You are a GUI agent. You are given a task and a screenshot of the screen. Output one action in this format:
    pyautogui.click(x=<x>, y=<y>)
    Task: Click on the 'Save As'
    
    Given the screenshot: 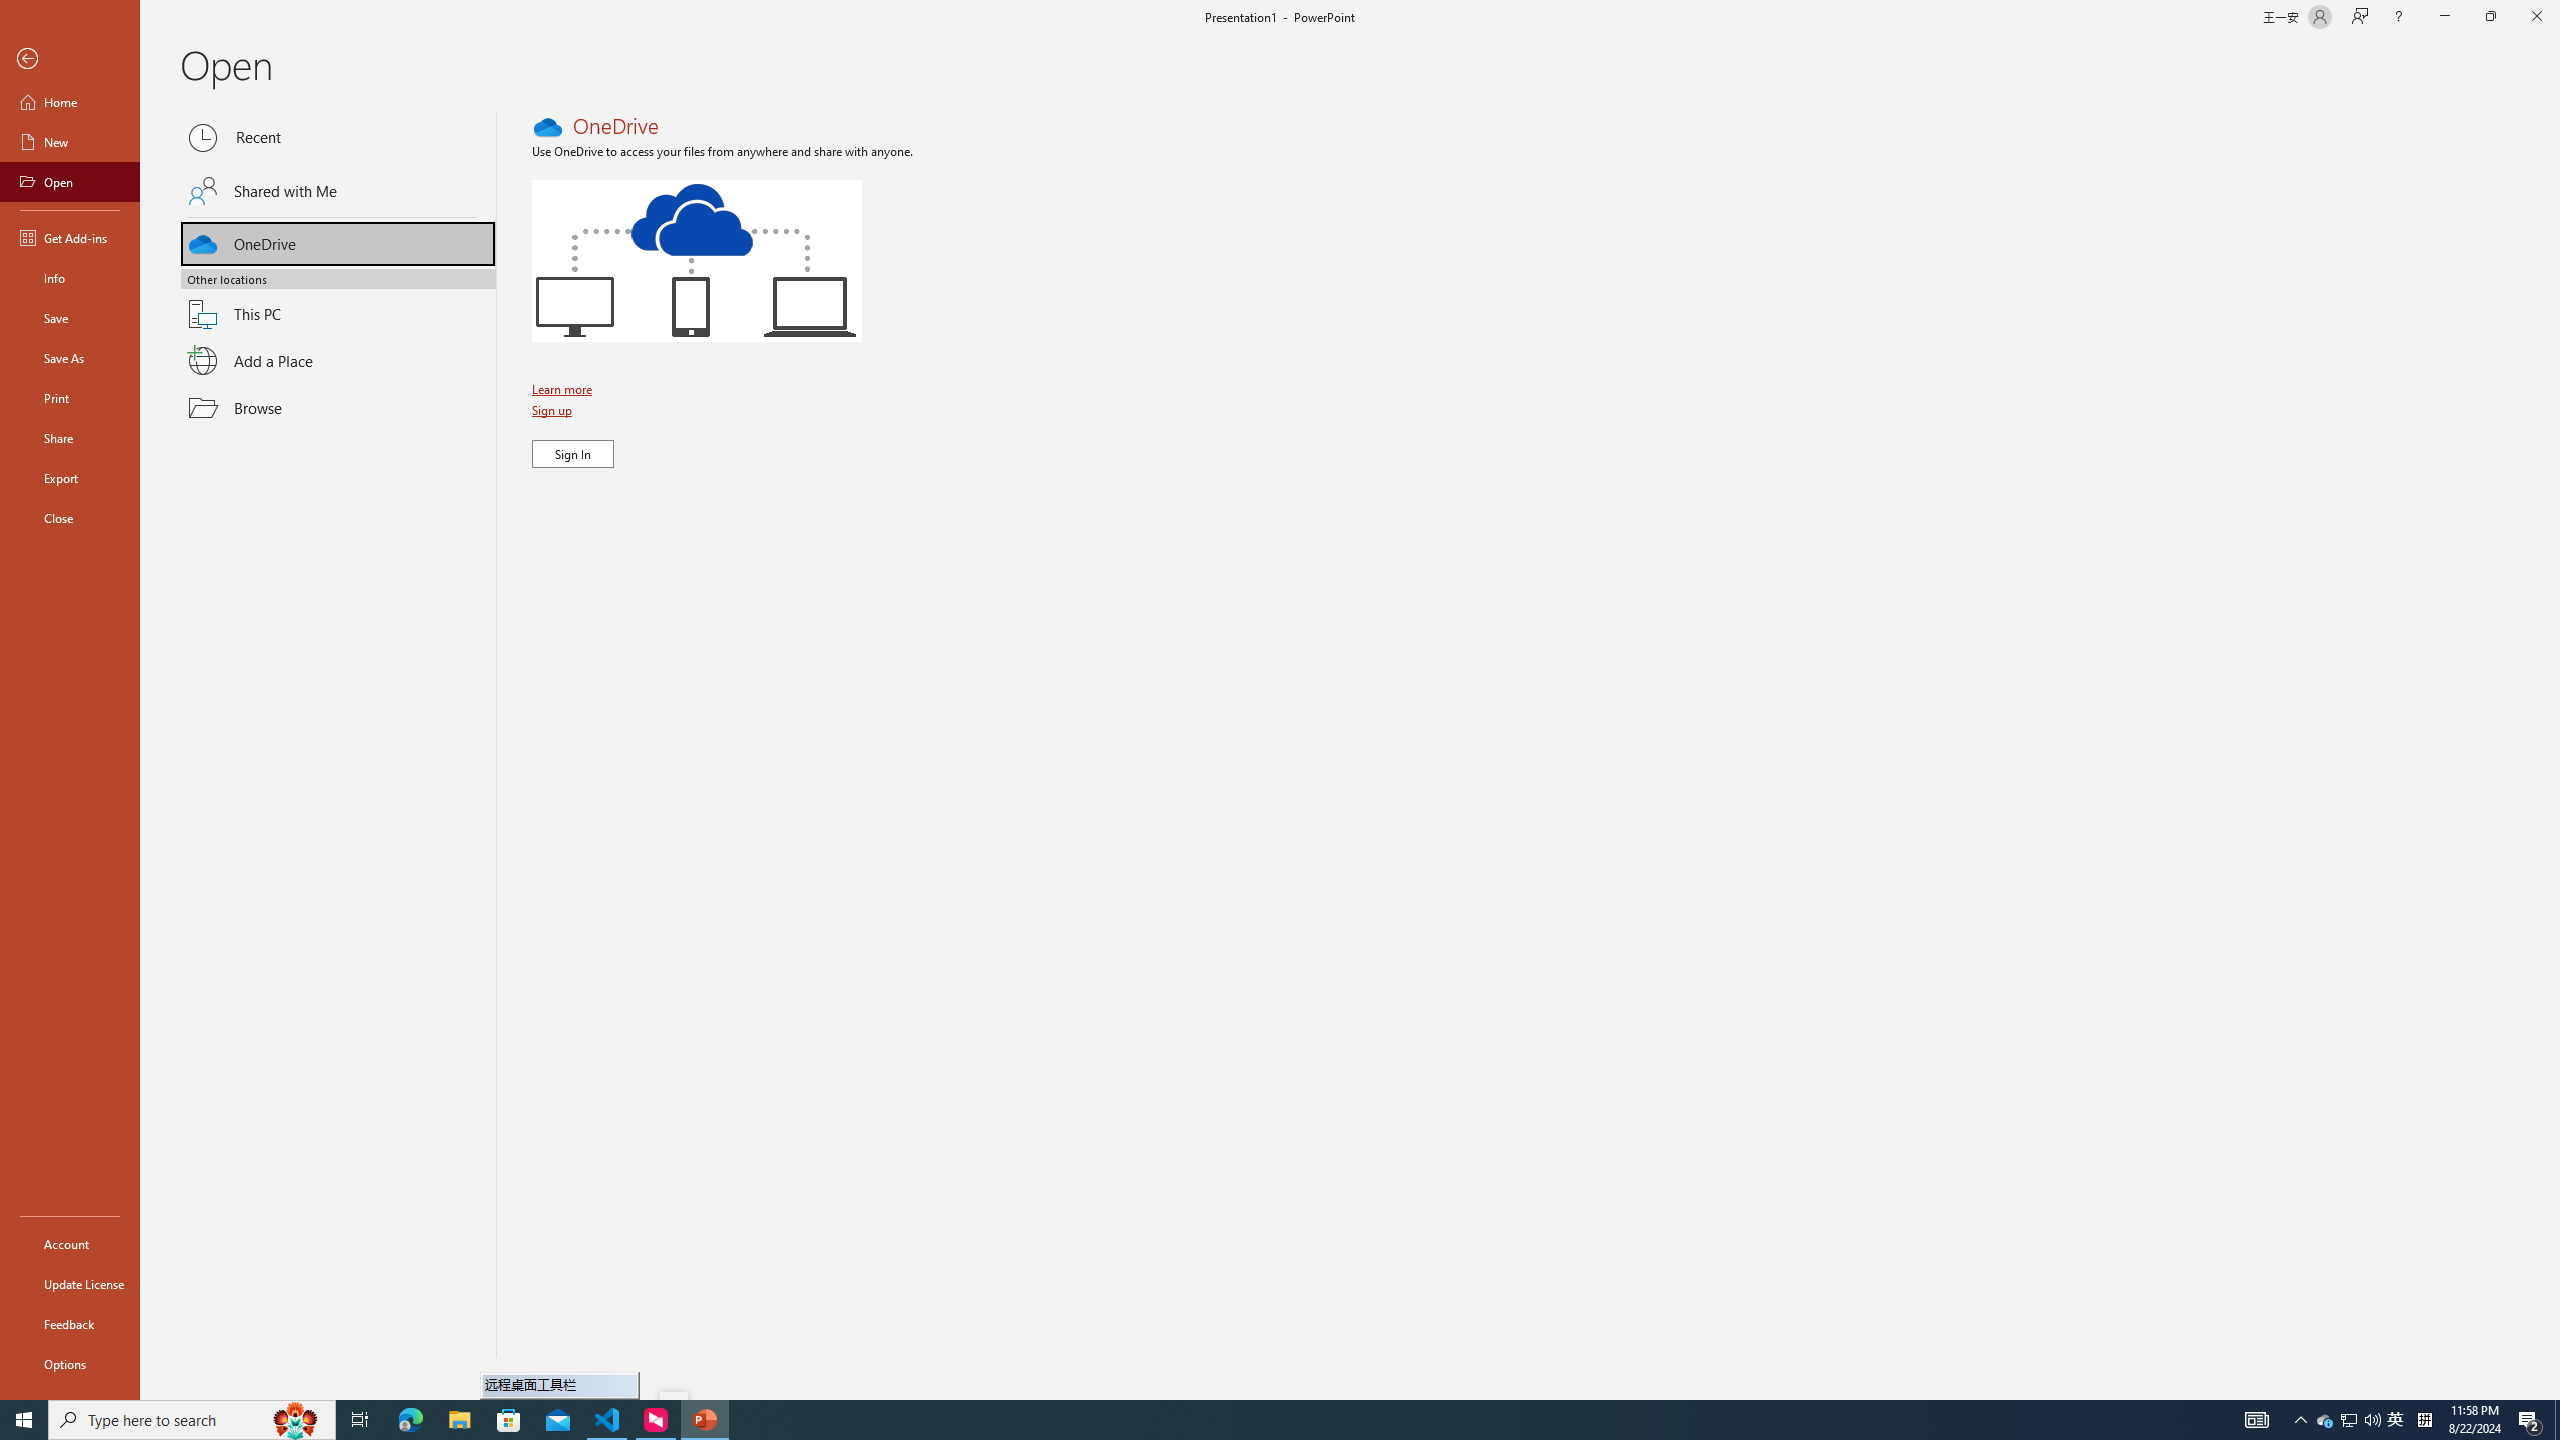 What is the action you would take?
    pyautogui.click(x=69, y=356)
    